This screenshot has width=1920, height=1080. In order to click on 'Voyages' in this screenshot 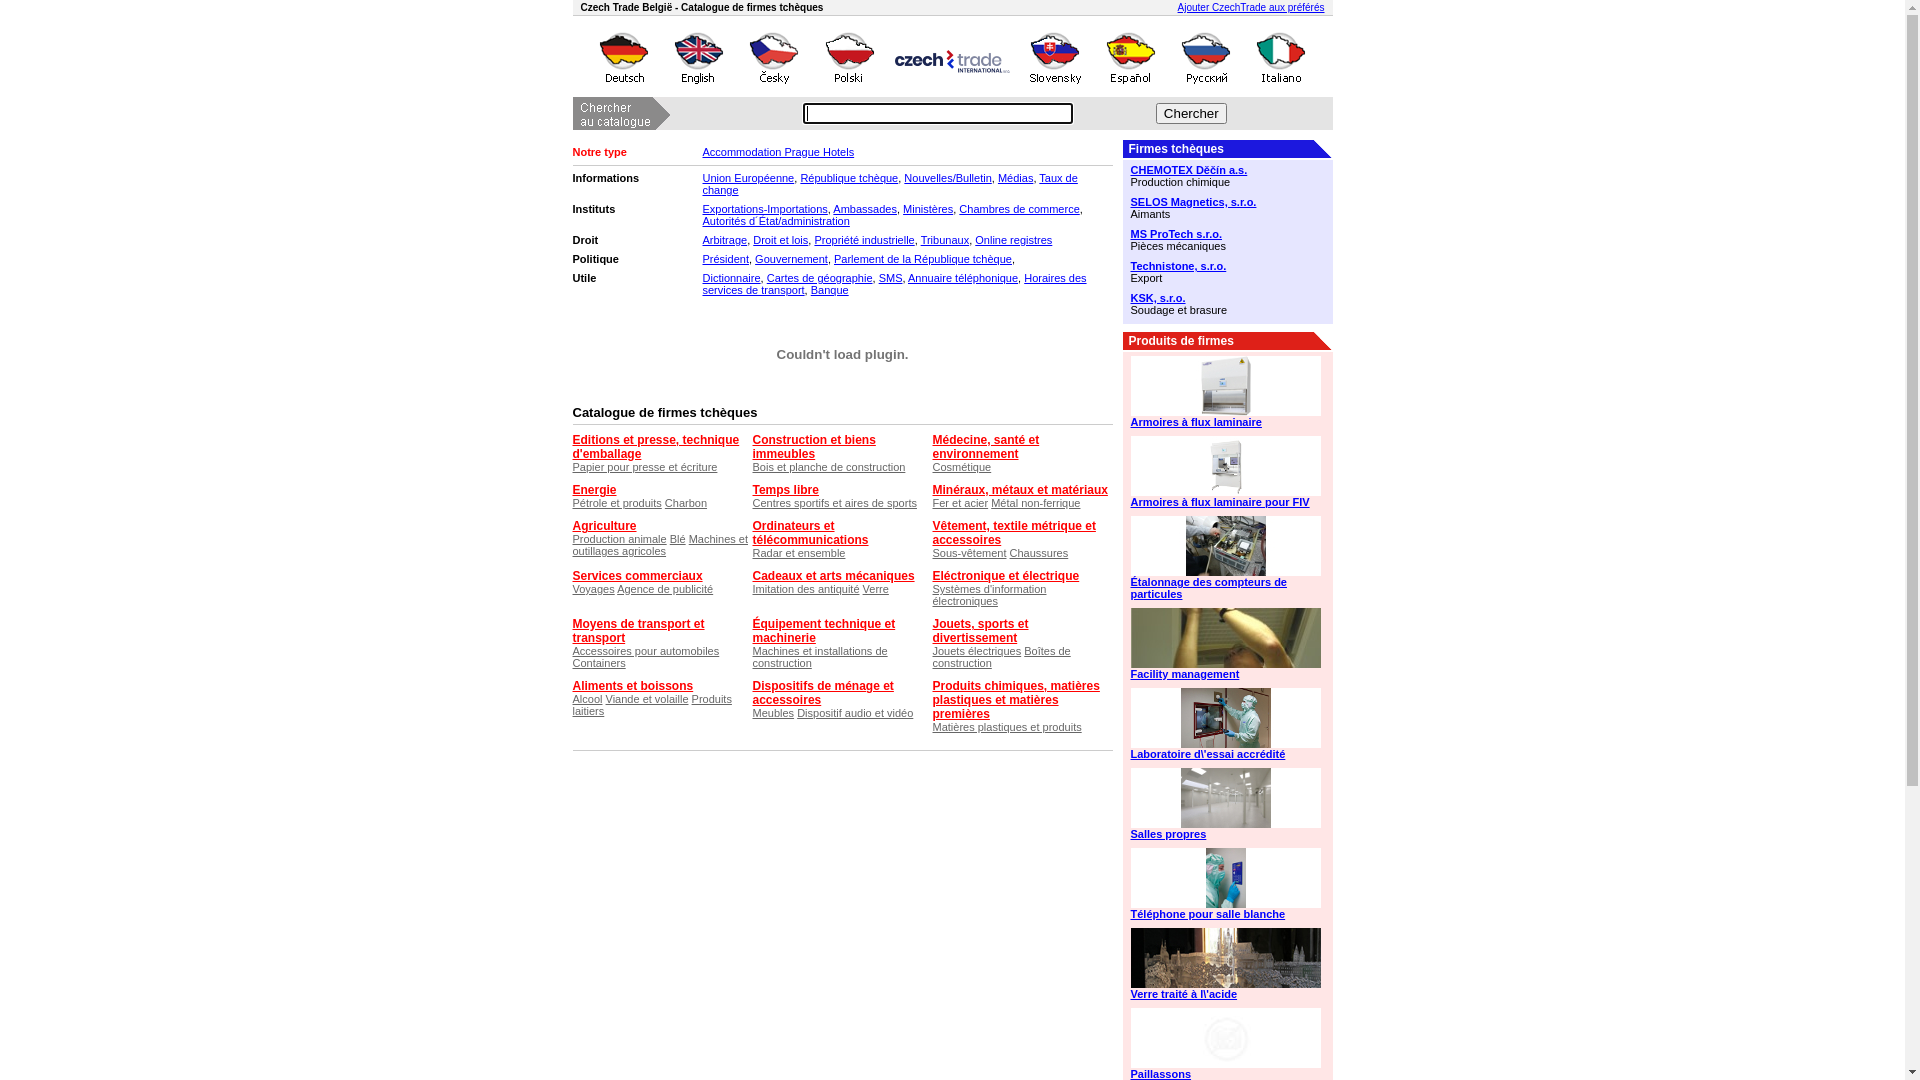, I will do `click(592, 588)`.